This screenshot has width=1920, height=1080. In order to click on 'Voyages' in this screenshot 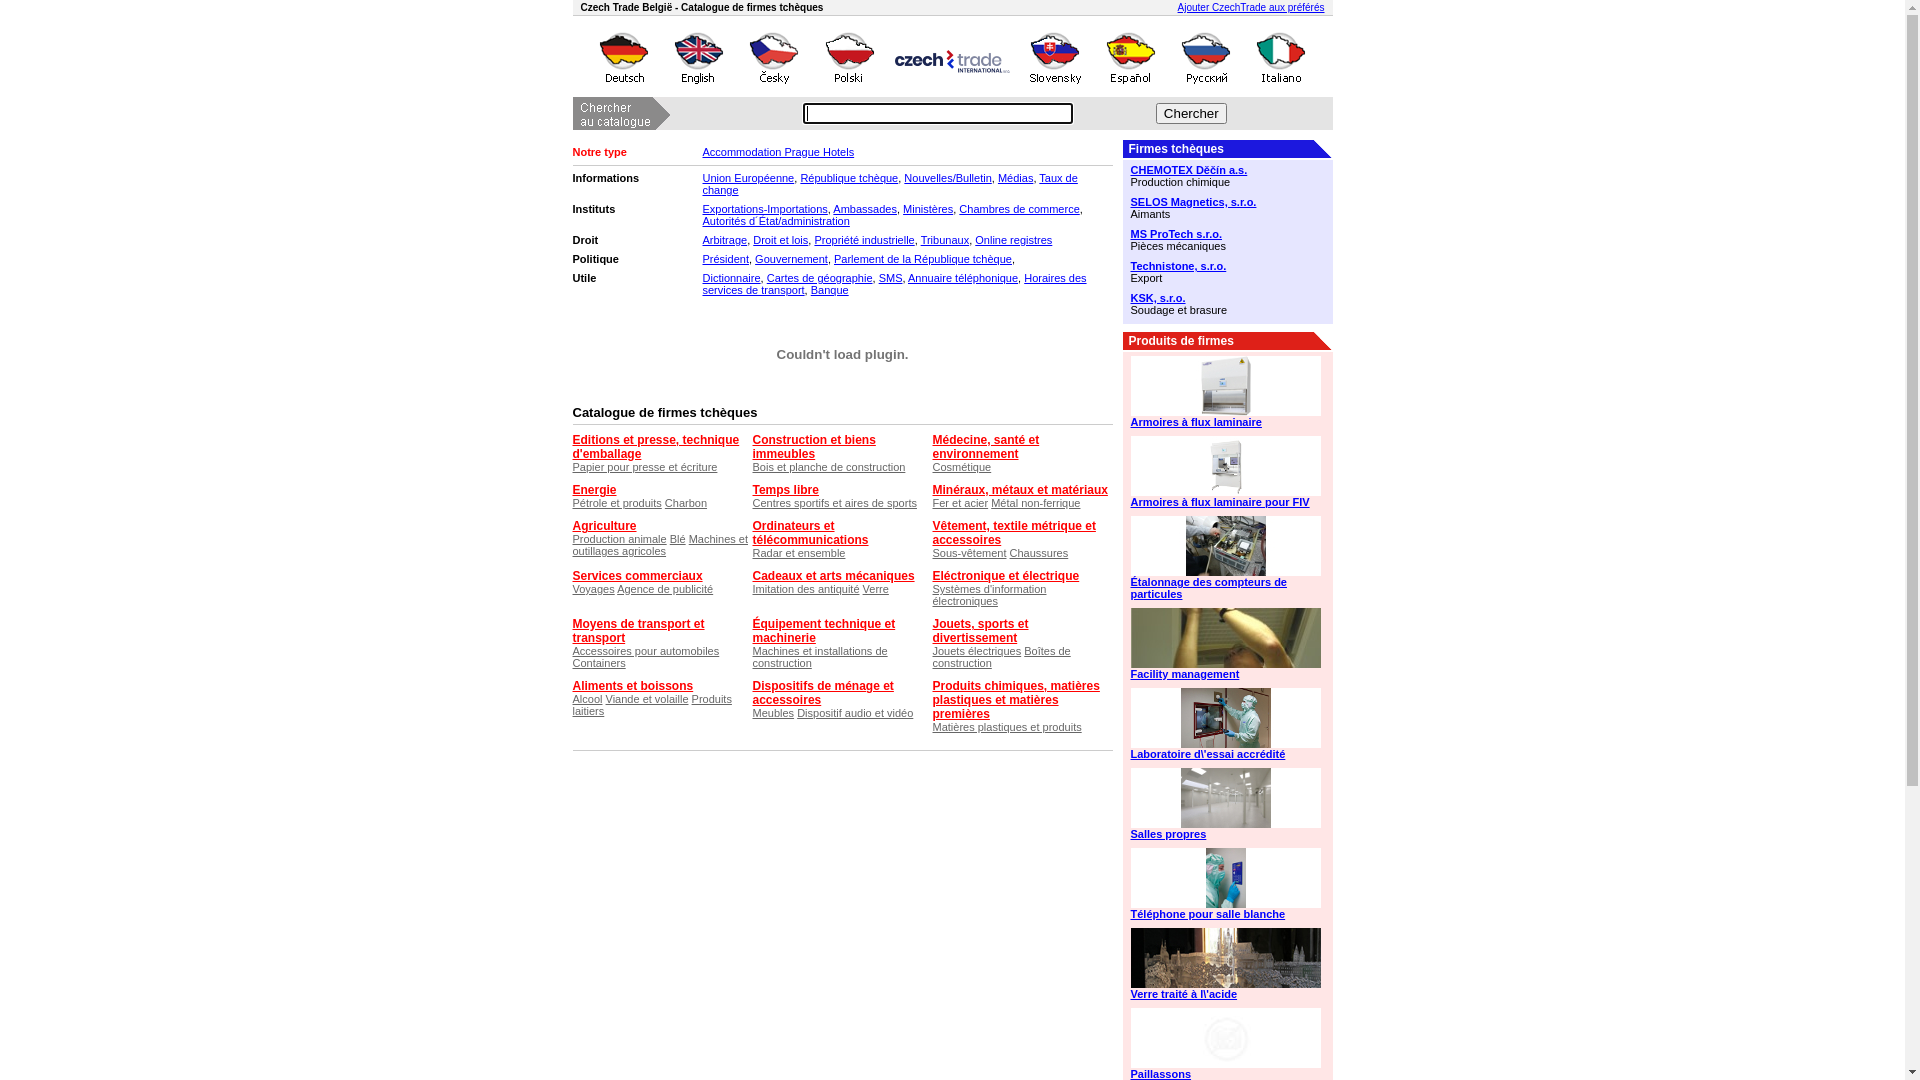, I will do `click(592, 588)`.